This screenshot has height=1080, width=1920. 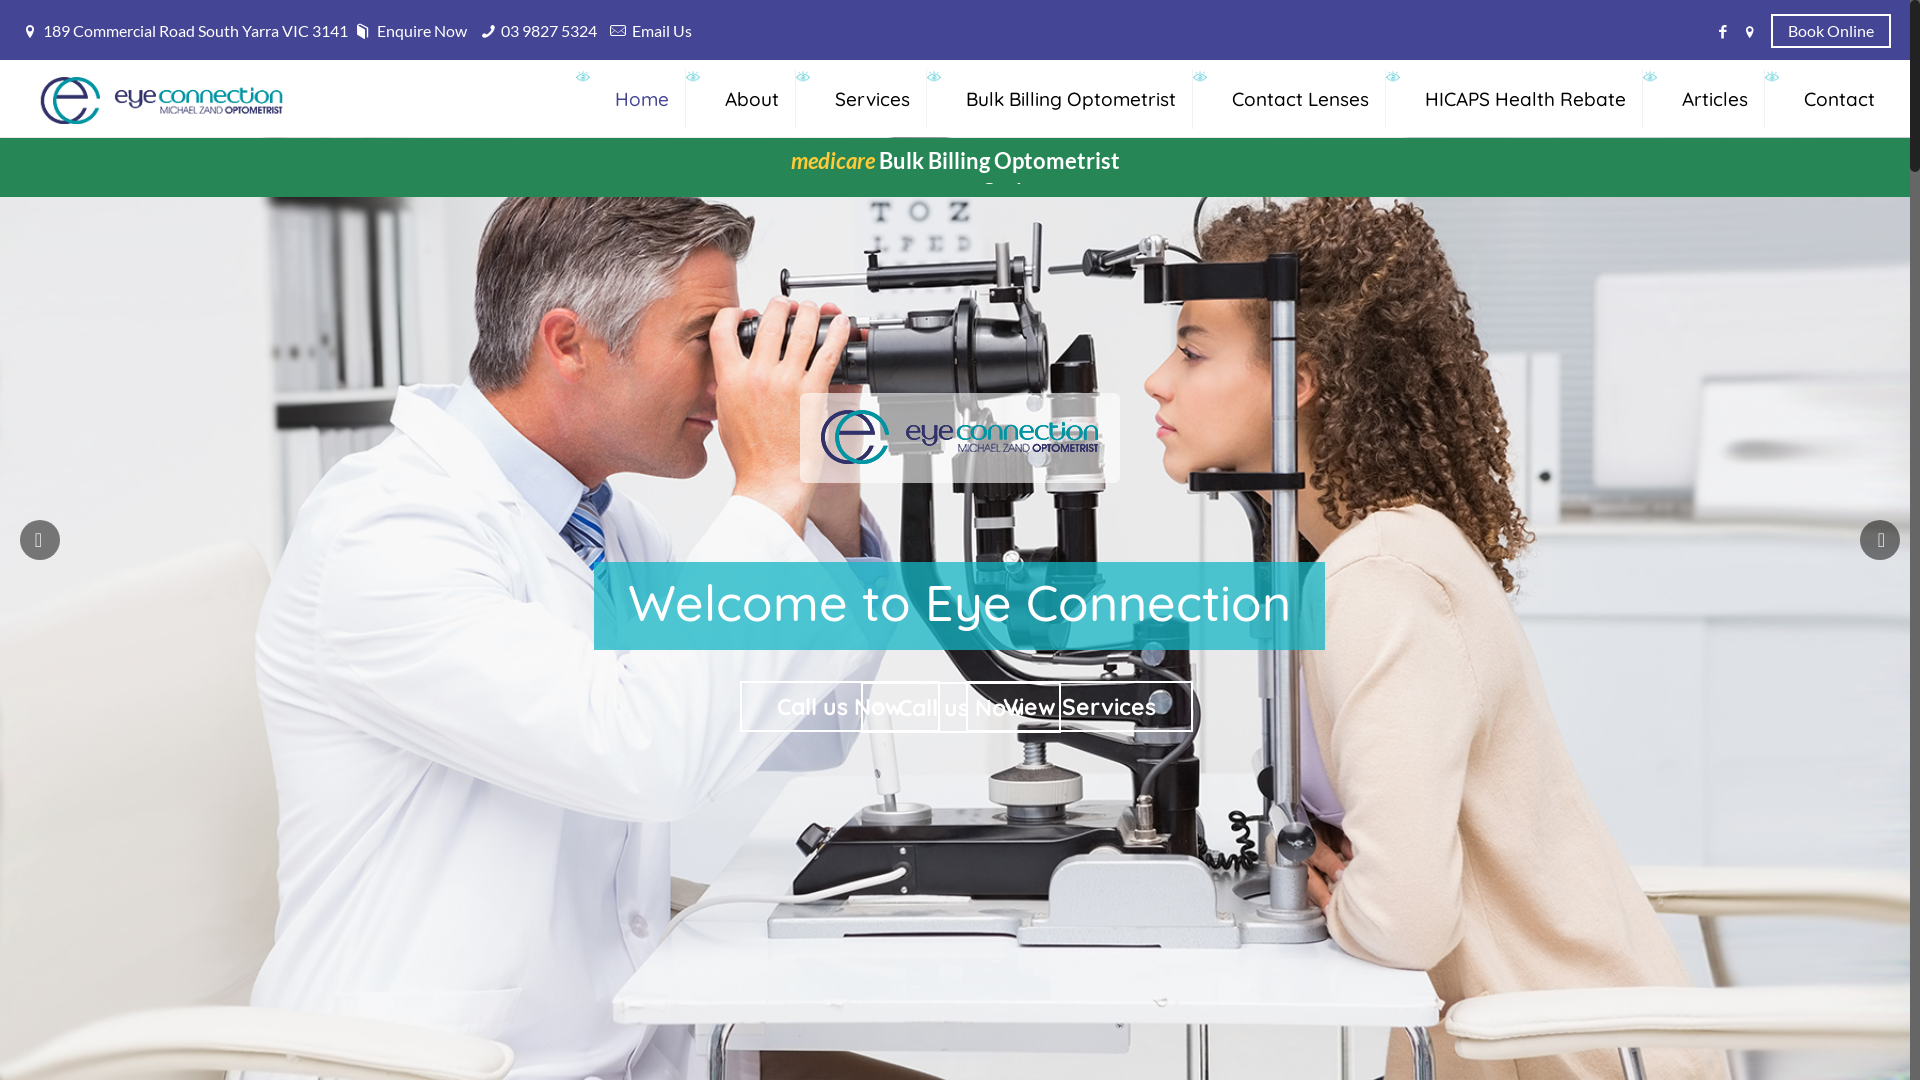 What do you see at coordinates (840, 705) in the screenshot?
I see `'Call us Now'` at bounding box center [840, 705].